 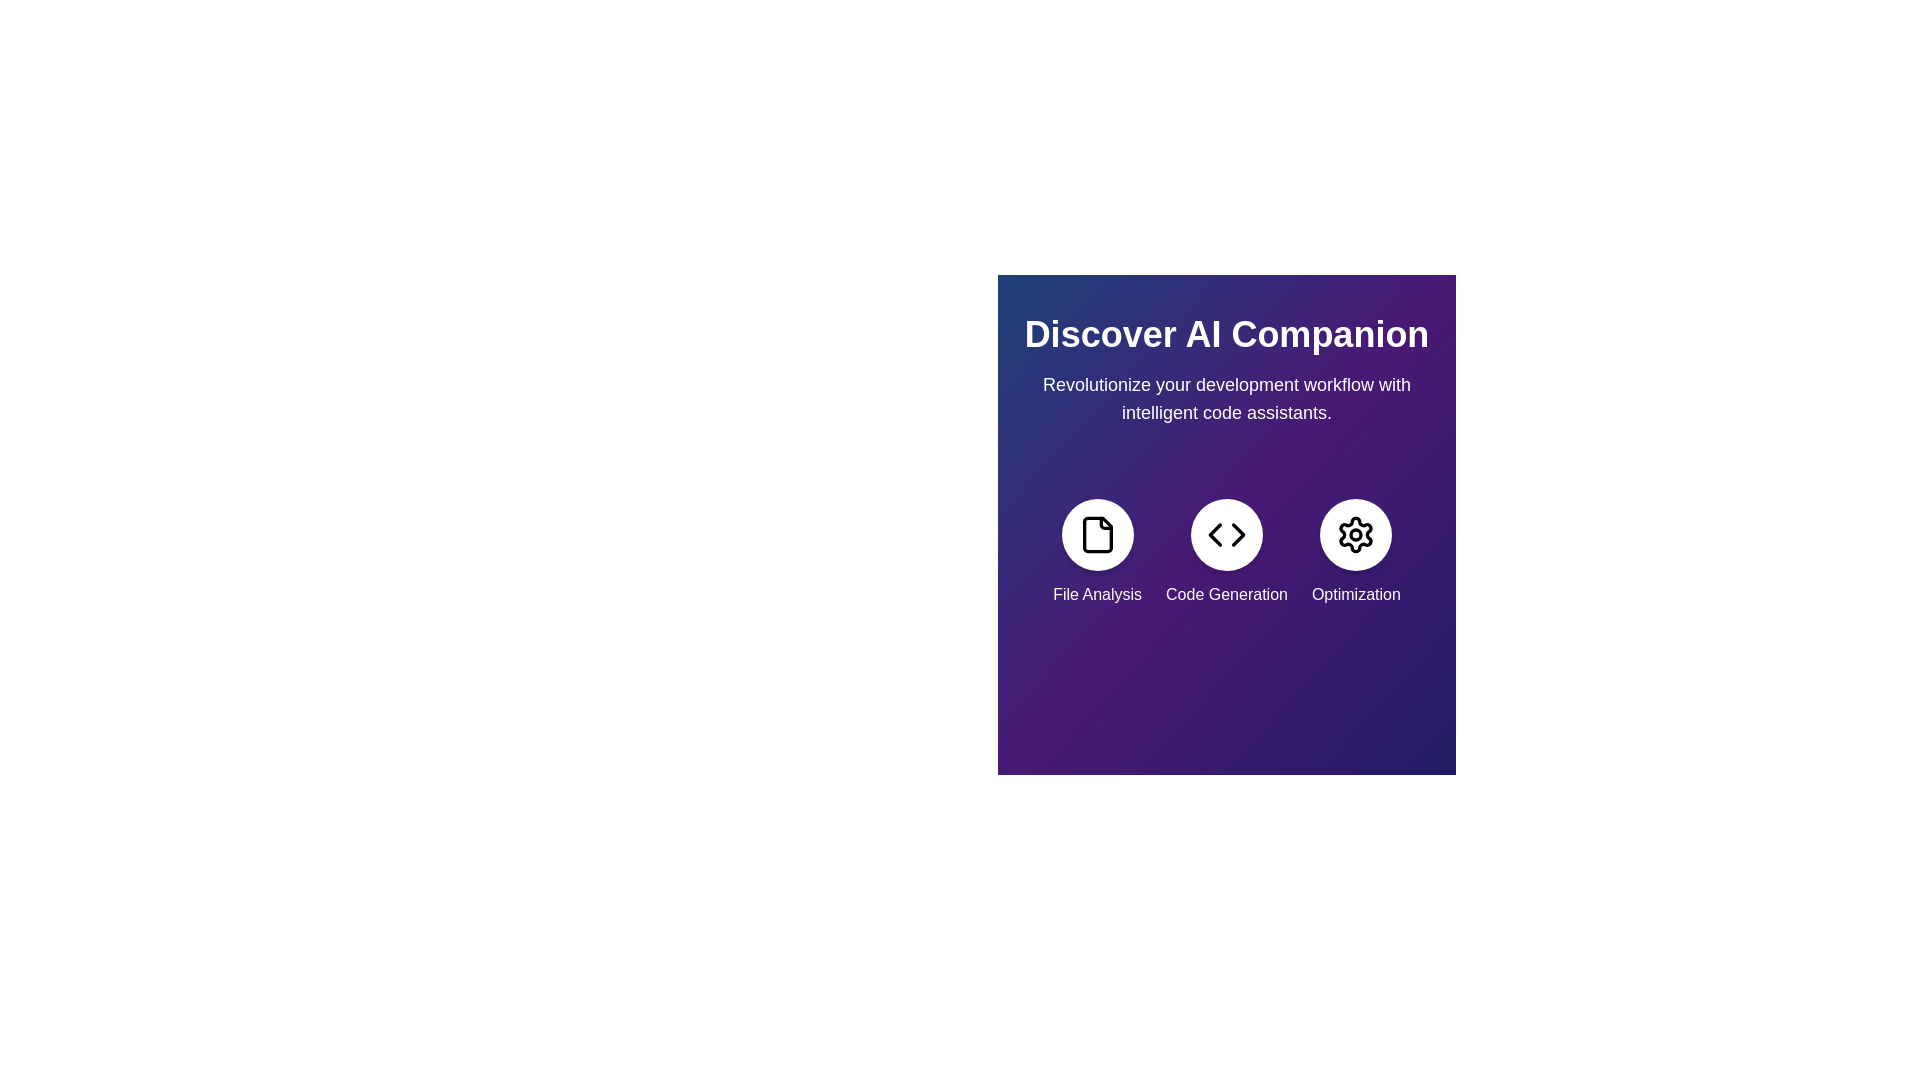 I want to click on the settings icon, which resembles a gear, located in the middle-bottom row of three icons under 'Discover AI Companion', so click(x=1356, y=534).